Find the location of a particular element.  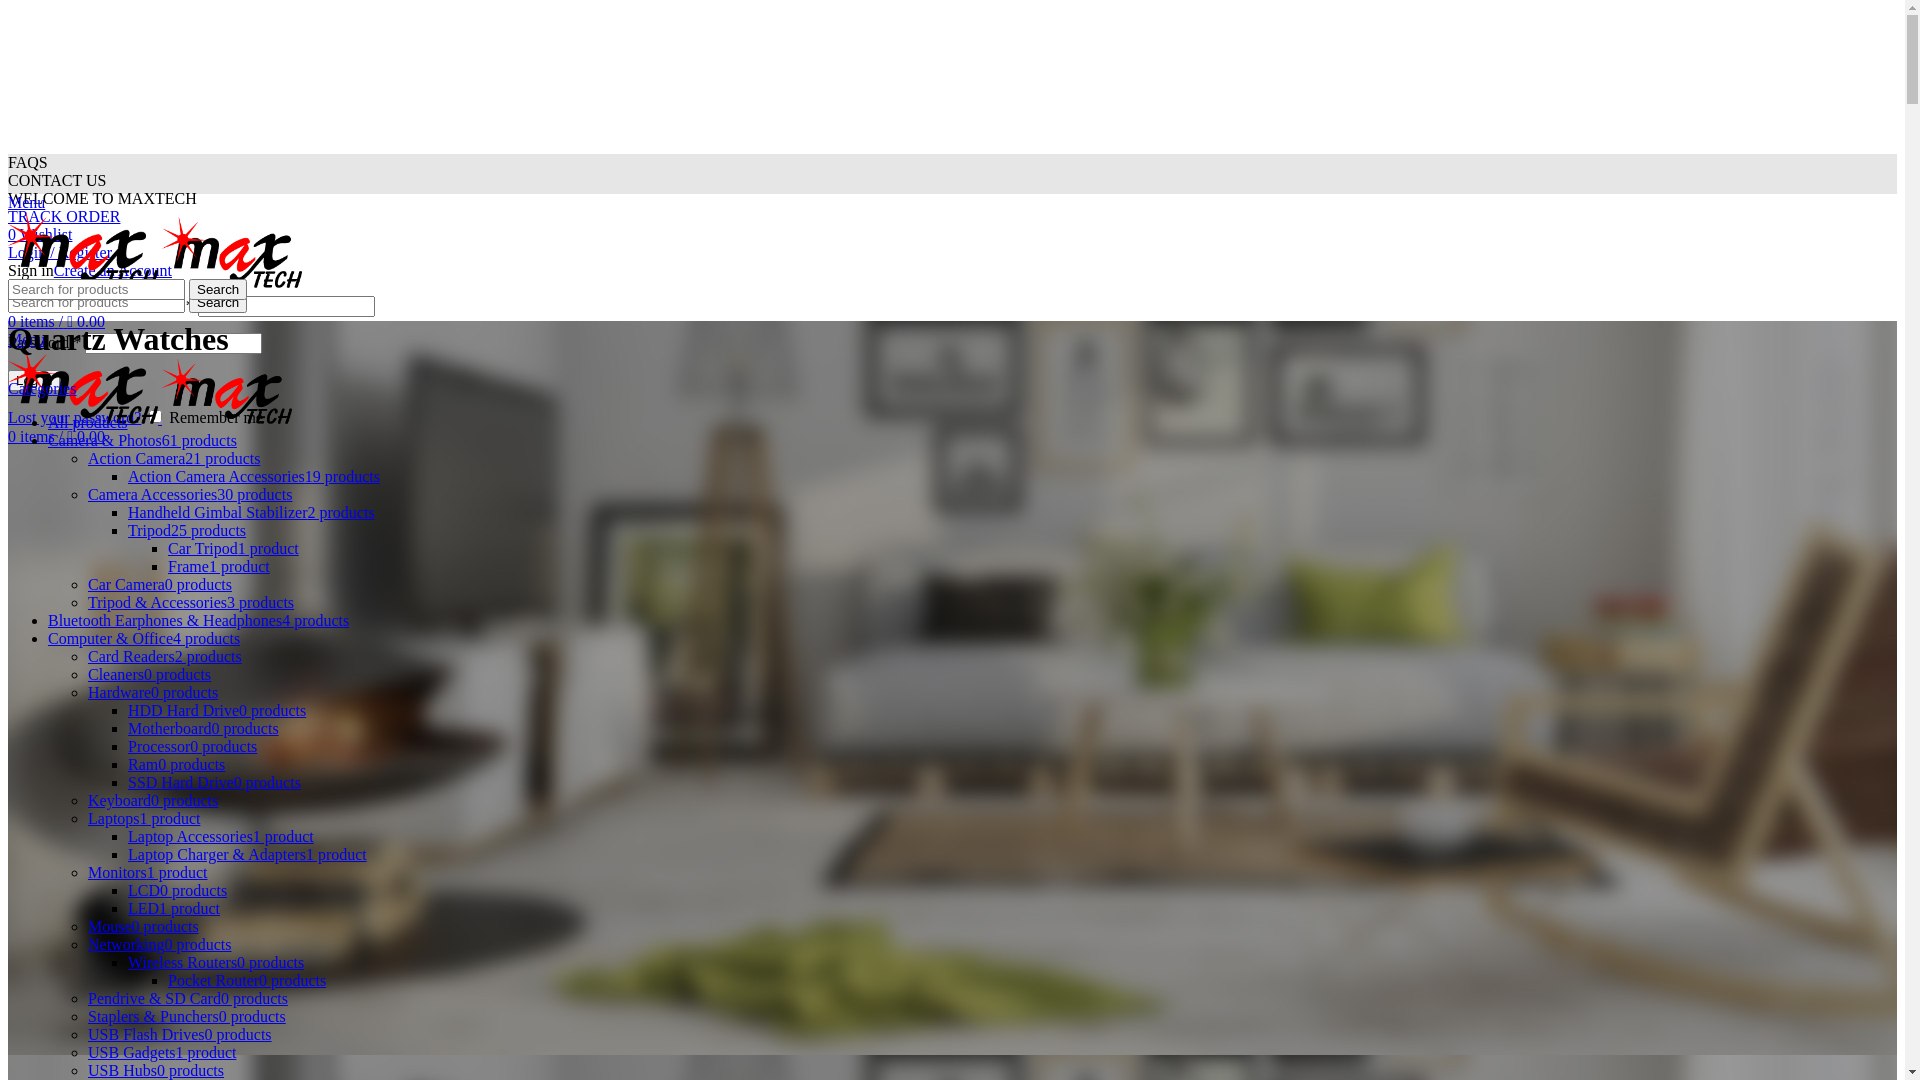

'Card Readers2 products' is located at coordinates (164, 656).